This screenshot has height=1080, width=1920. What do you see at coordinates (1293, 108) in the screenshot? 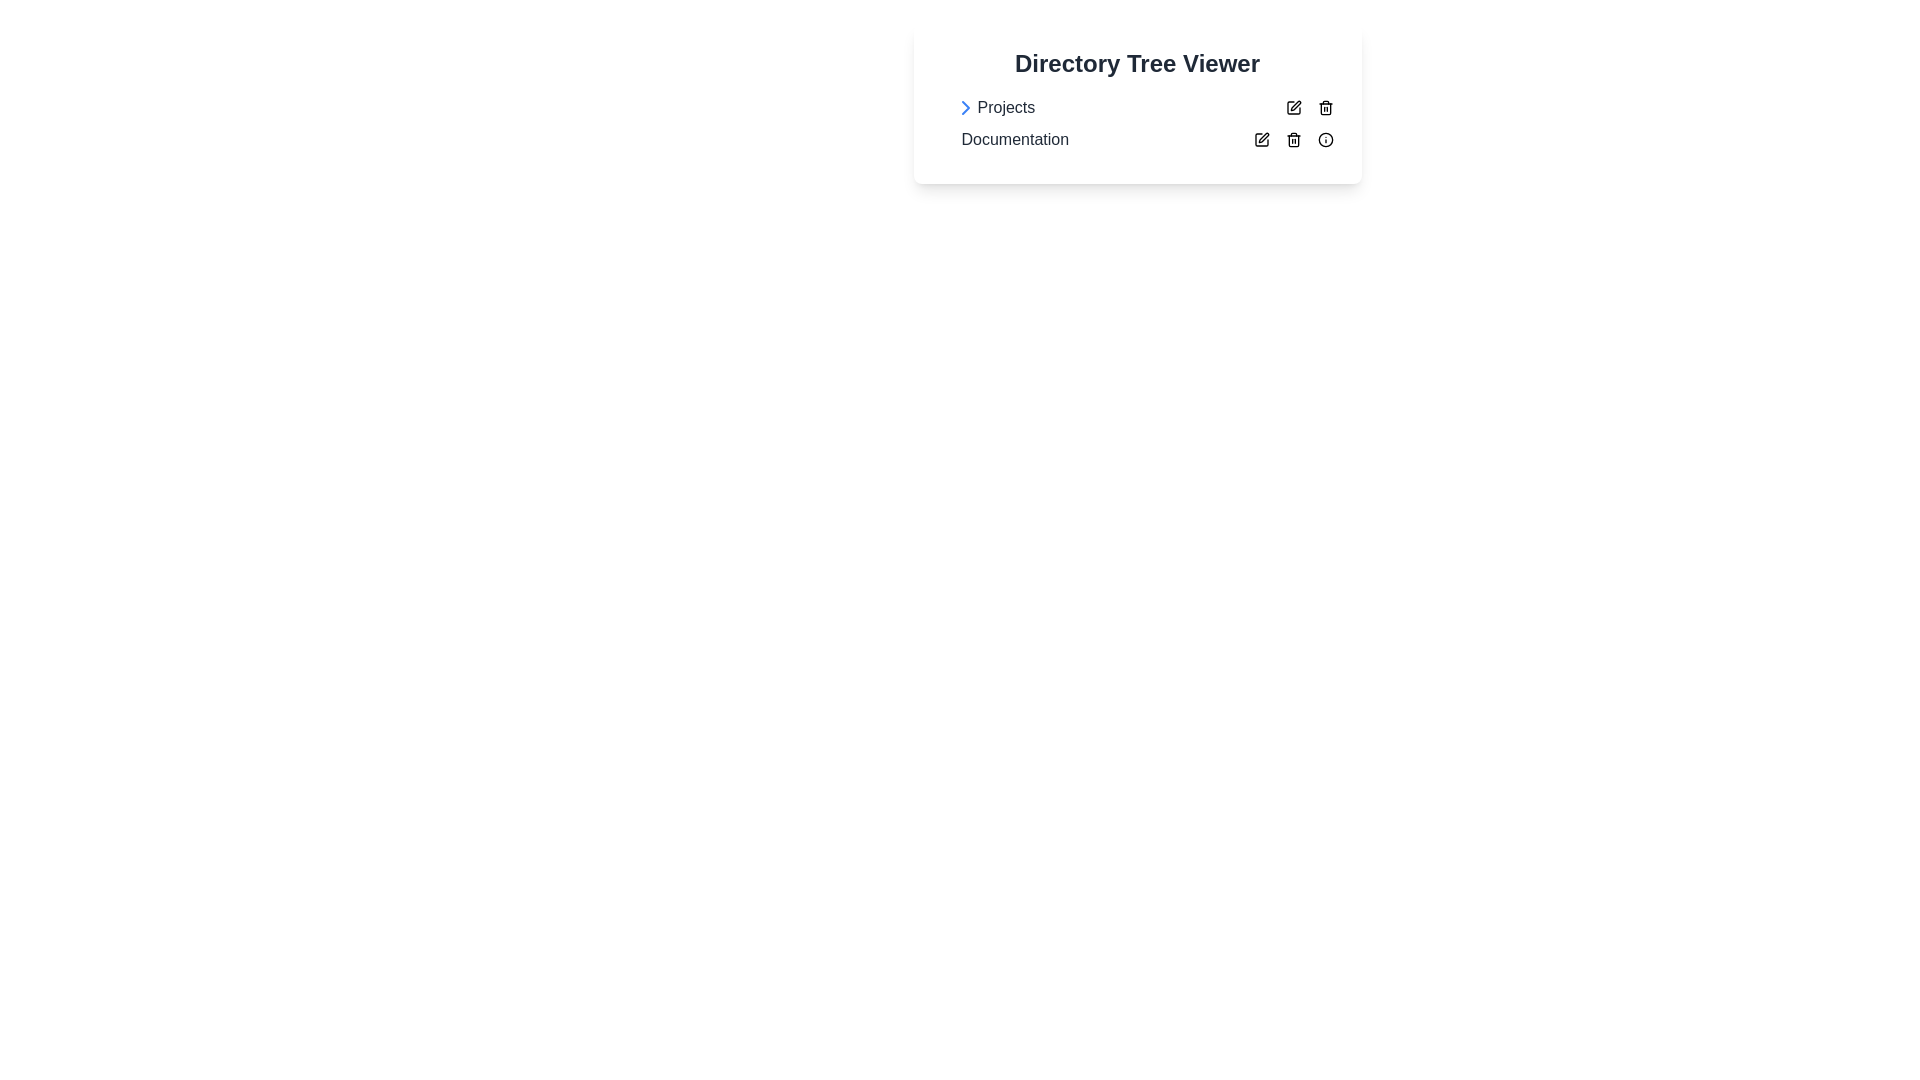
I see `the first icon button resembling a pen within a square frame in the top-right corner of the 'Directory Tree Viewer' card` at bounding box center [1293, 108].